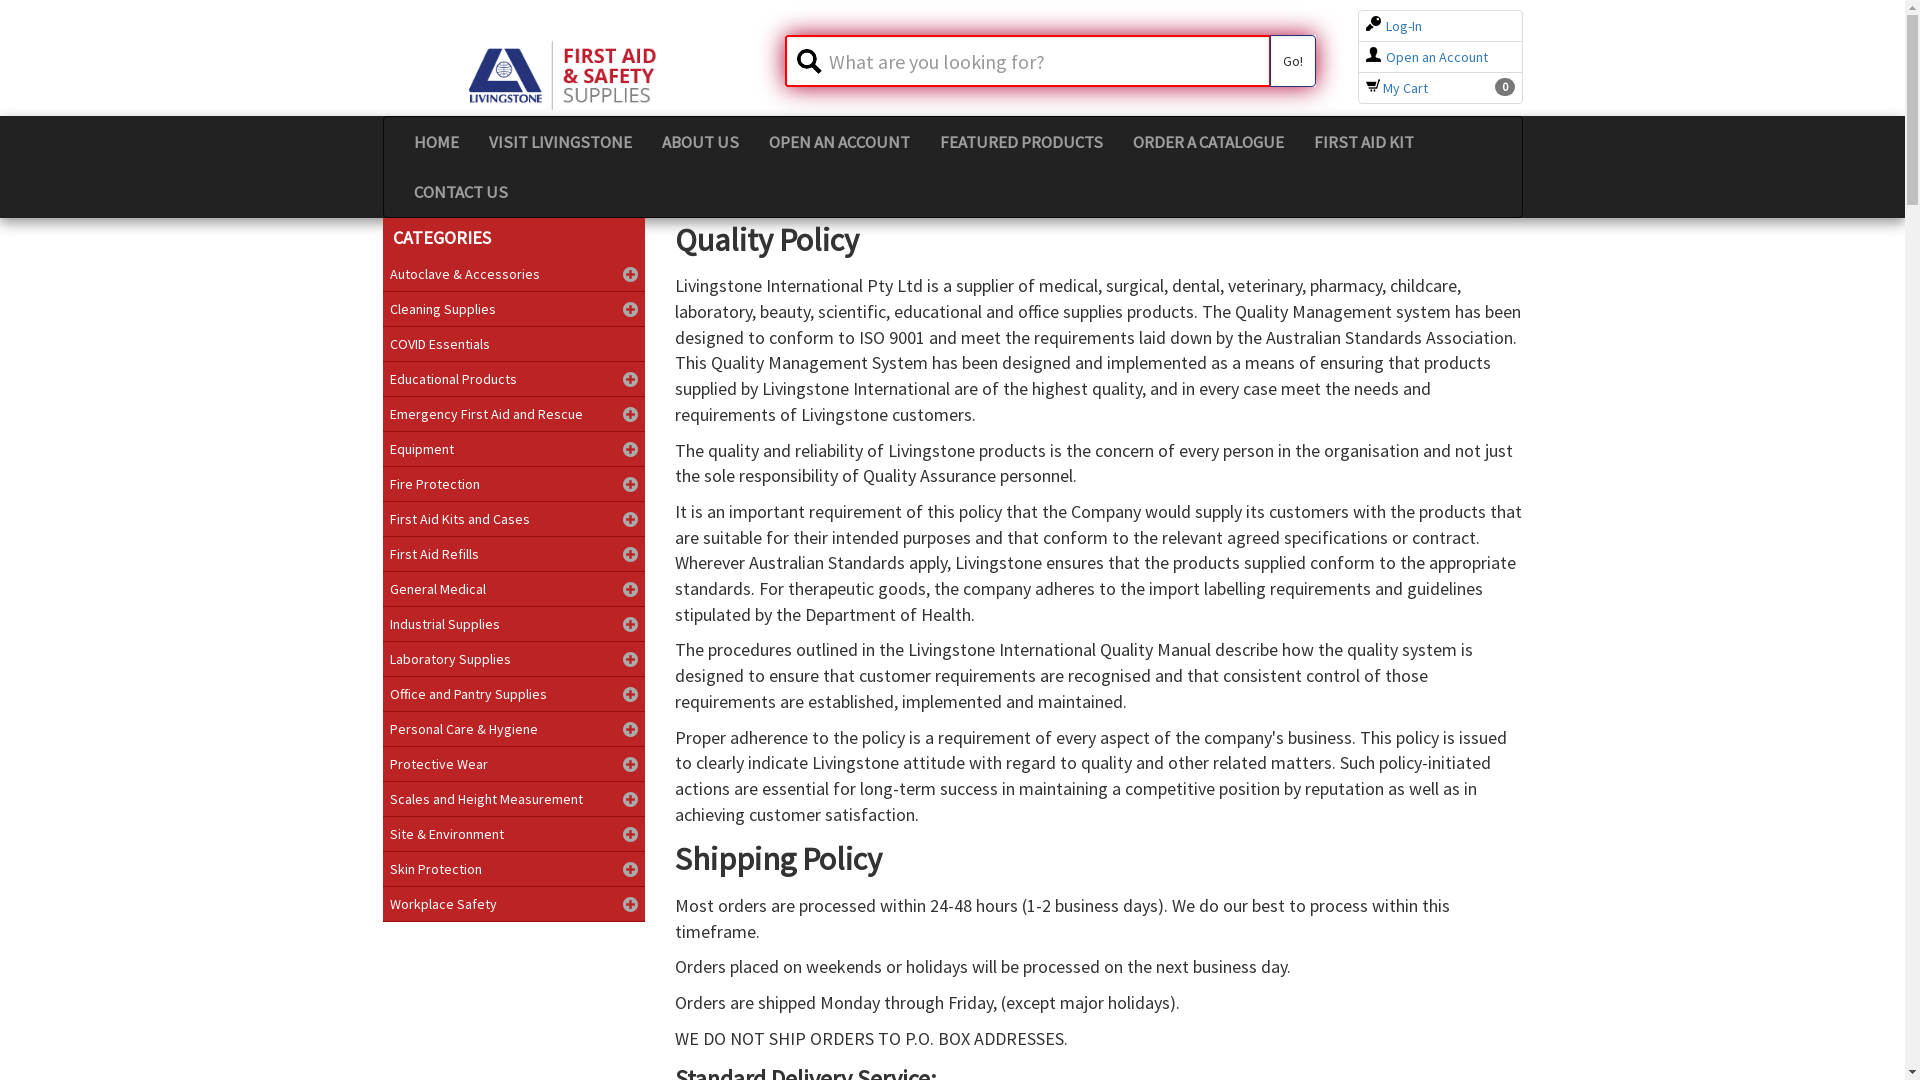 This screenshot has height=1080, width=1920. I want to click on 'Scales and Height Measurement', so click(382, 797).